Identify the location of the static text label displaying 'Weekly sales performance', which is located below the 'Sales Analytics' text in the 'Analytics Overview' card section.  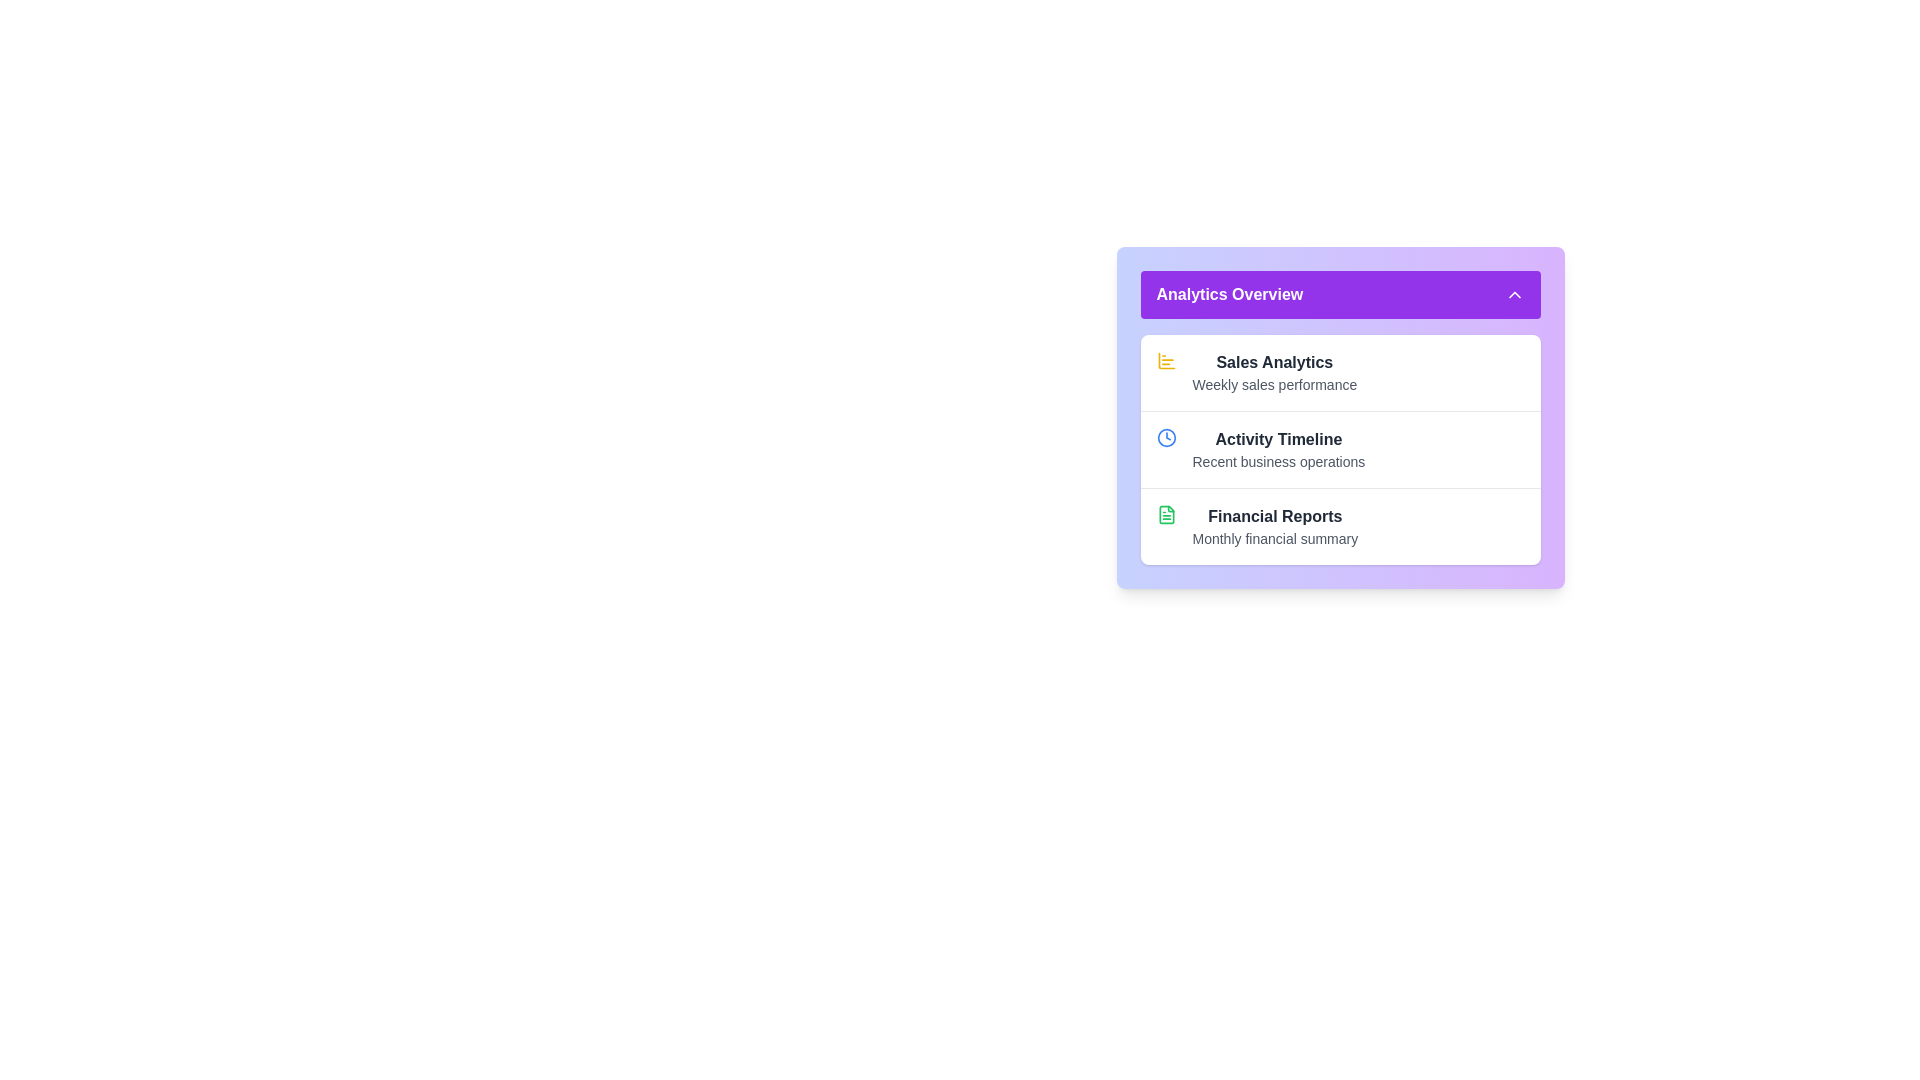
(1273, 385).